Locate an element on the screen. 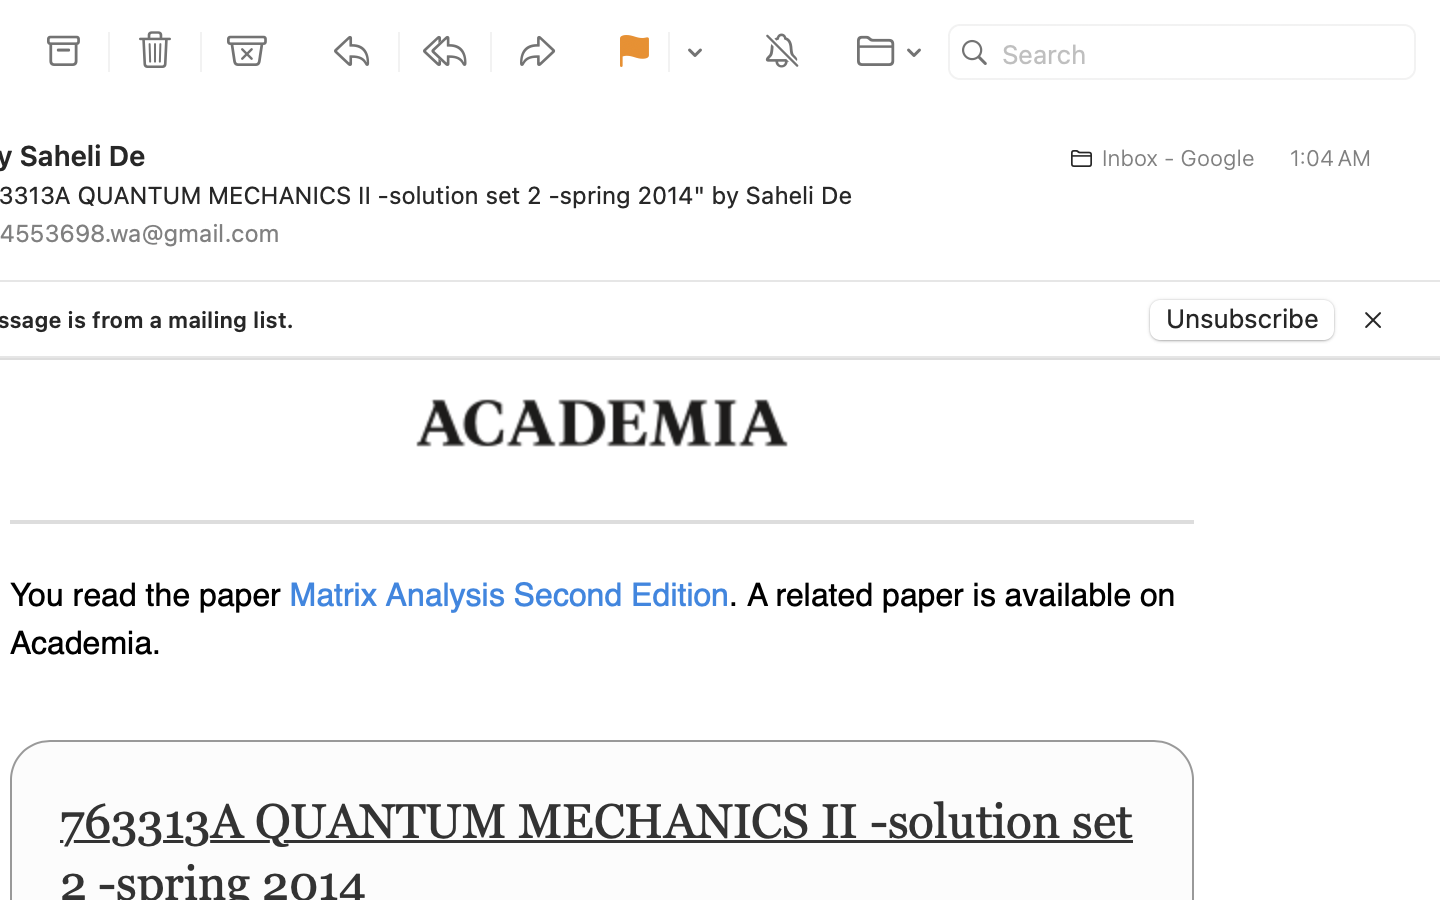 Image resolution: width=1440 pixels, height=900 pixels. '1:04 AM' is located at coordinates (1329, 158).